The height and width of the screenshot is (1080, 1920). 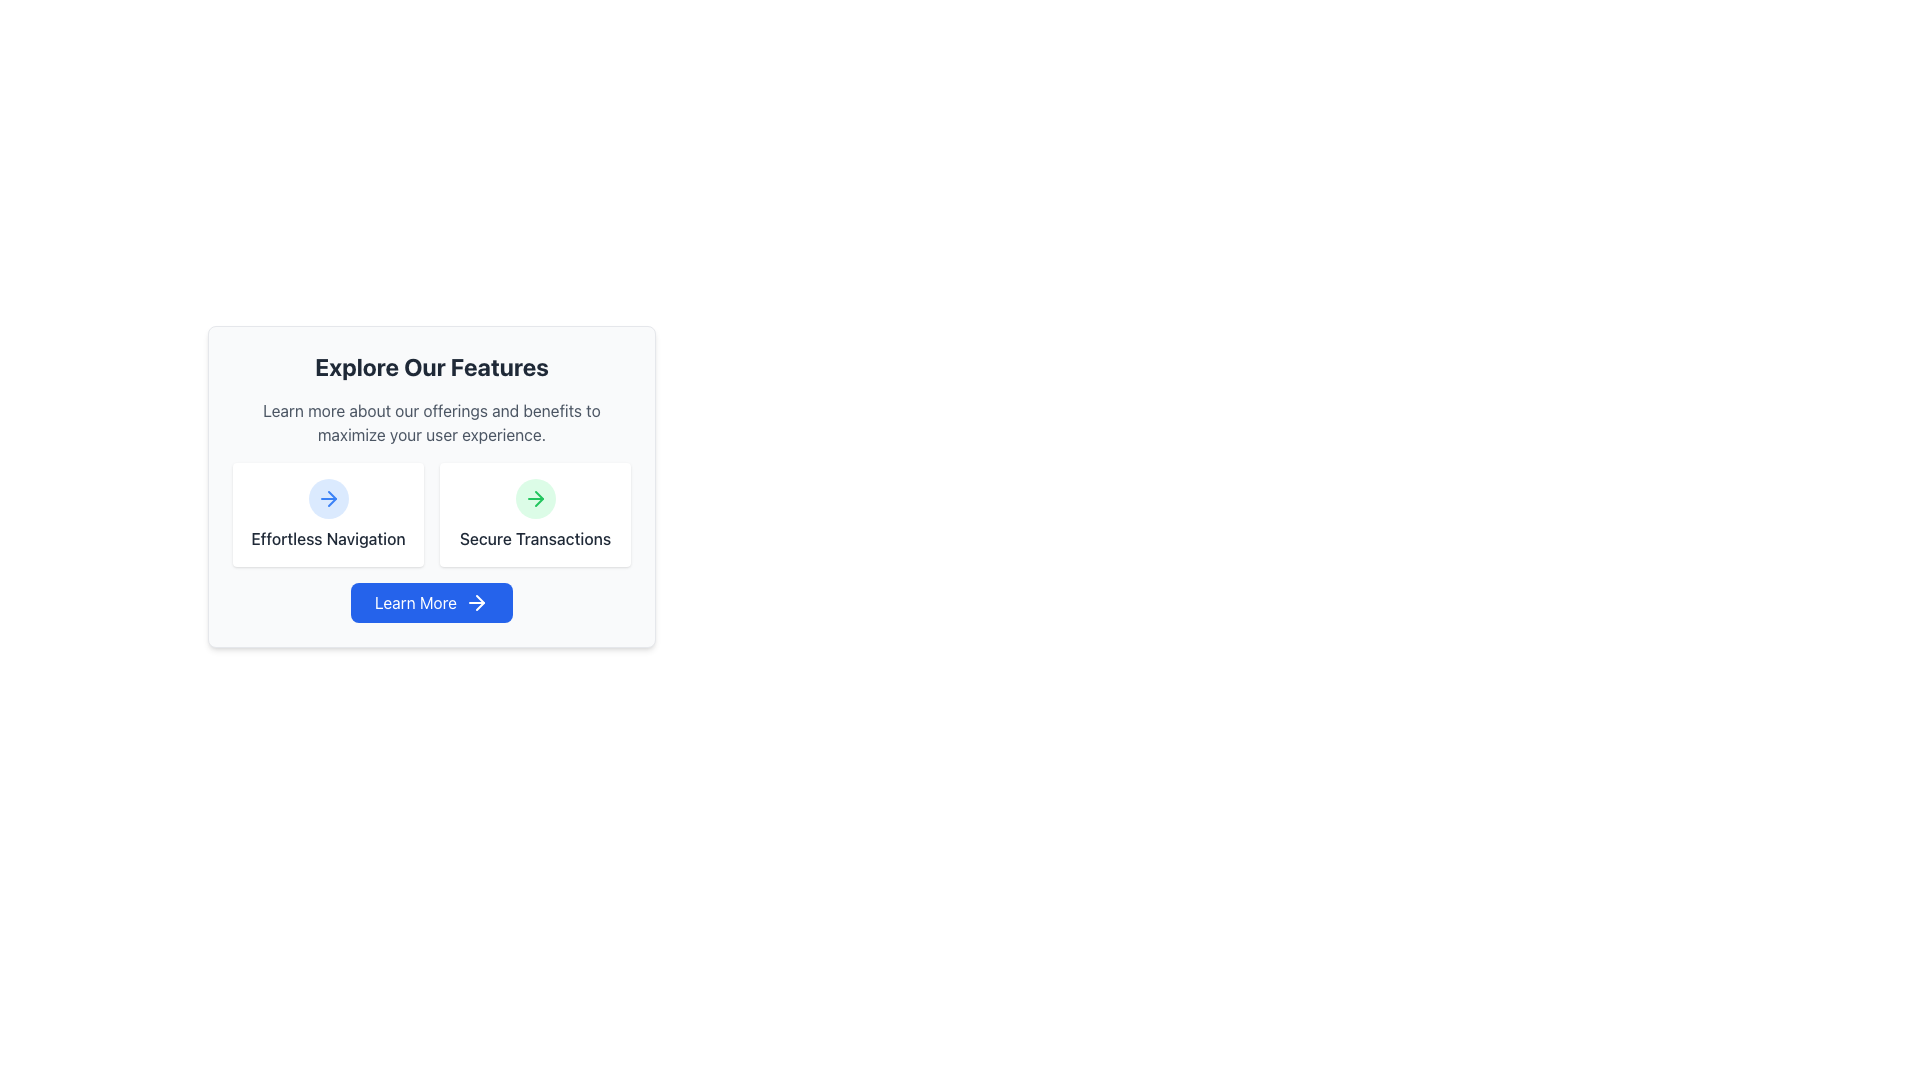 I want to click on the text header displaying 'Explore Our Features.' which is styled with a bold font and larger size, located at the top of a card-like section, so click(x=431, y=366).